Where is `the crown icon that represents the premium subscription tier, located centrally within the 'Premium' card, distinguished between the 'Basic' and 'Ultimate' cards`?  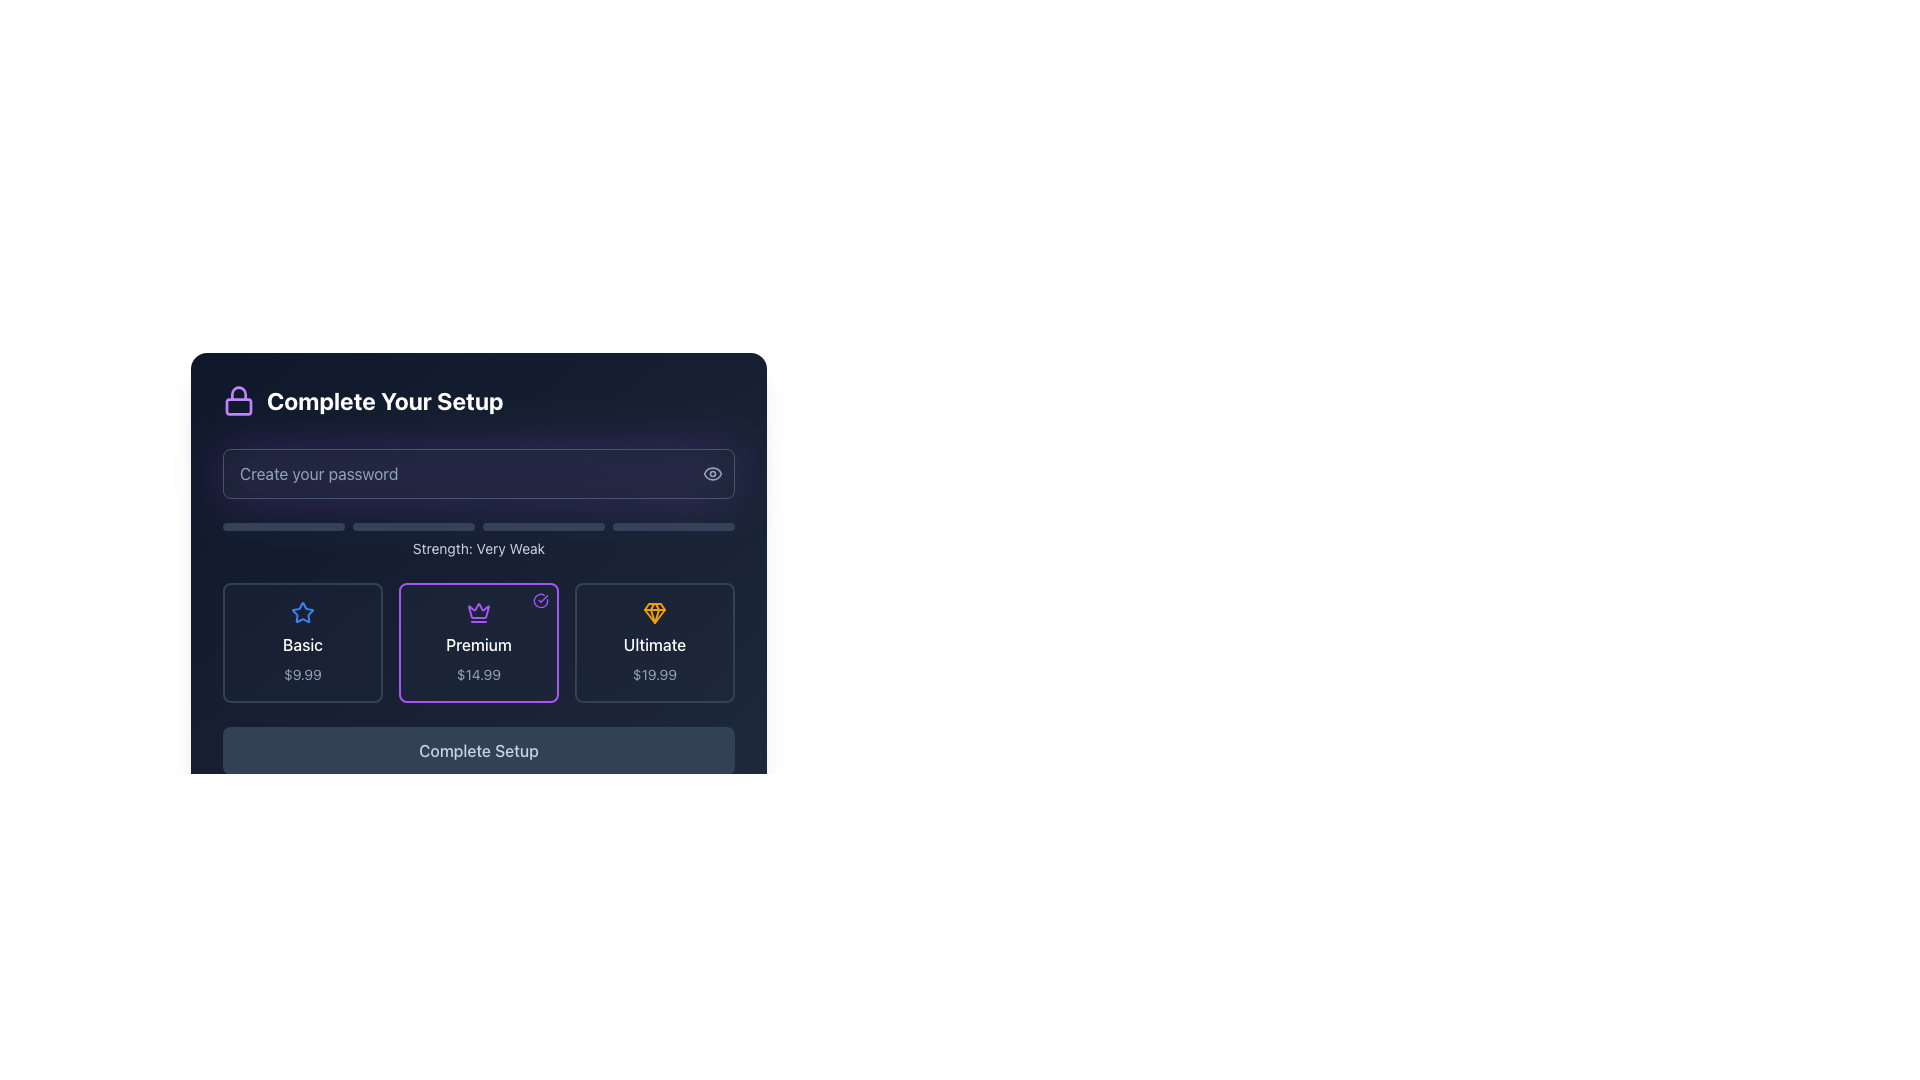
the crown icon that represents the premium subscription tier, located centrally within the 'Premium' card, distinguished between the 'Basic' and 'Ultimate' cards is located at coordinates (478, 609).